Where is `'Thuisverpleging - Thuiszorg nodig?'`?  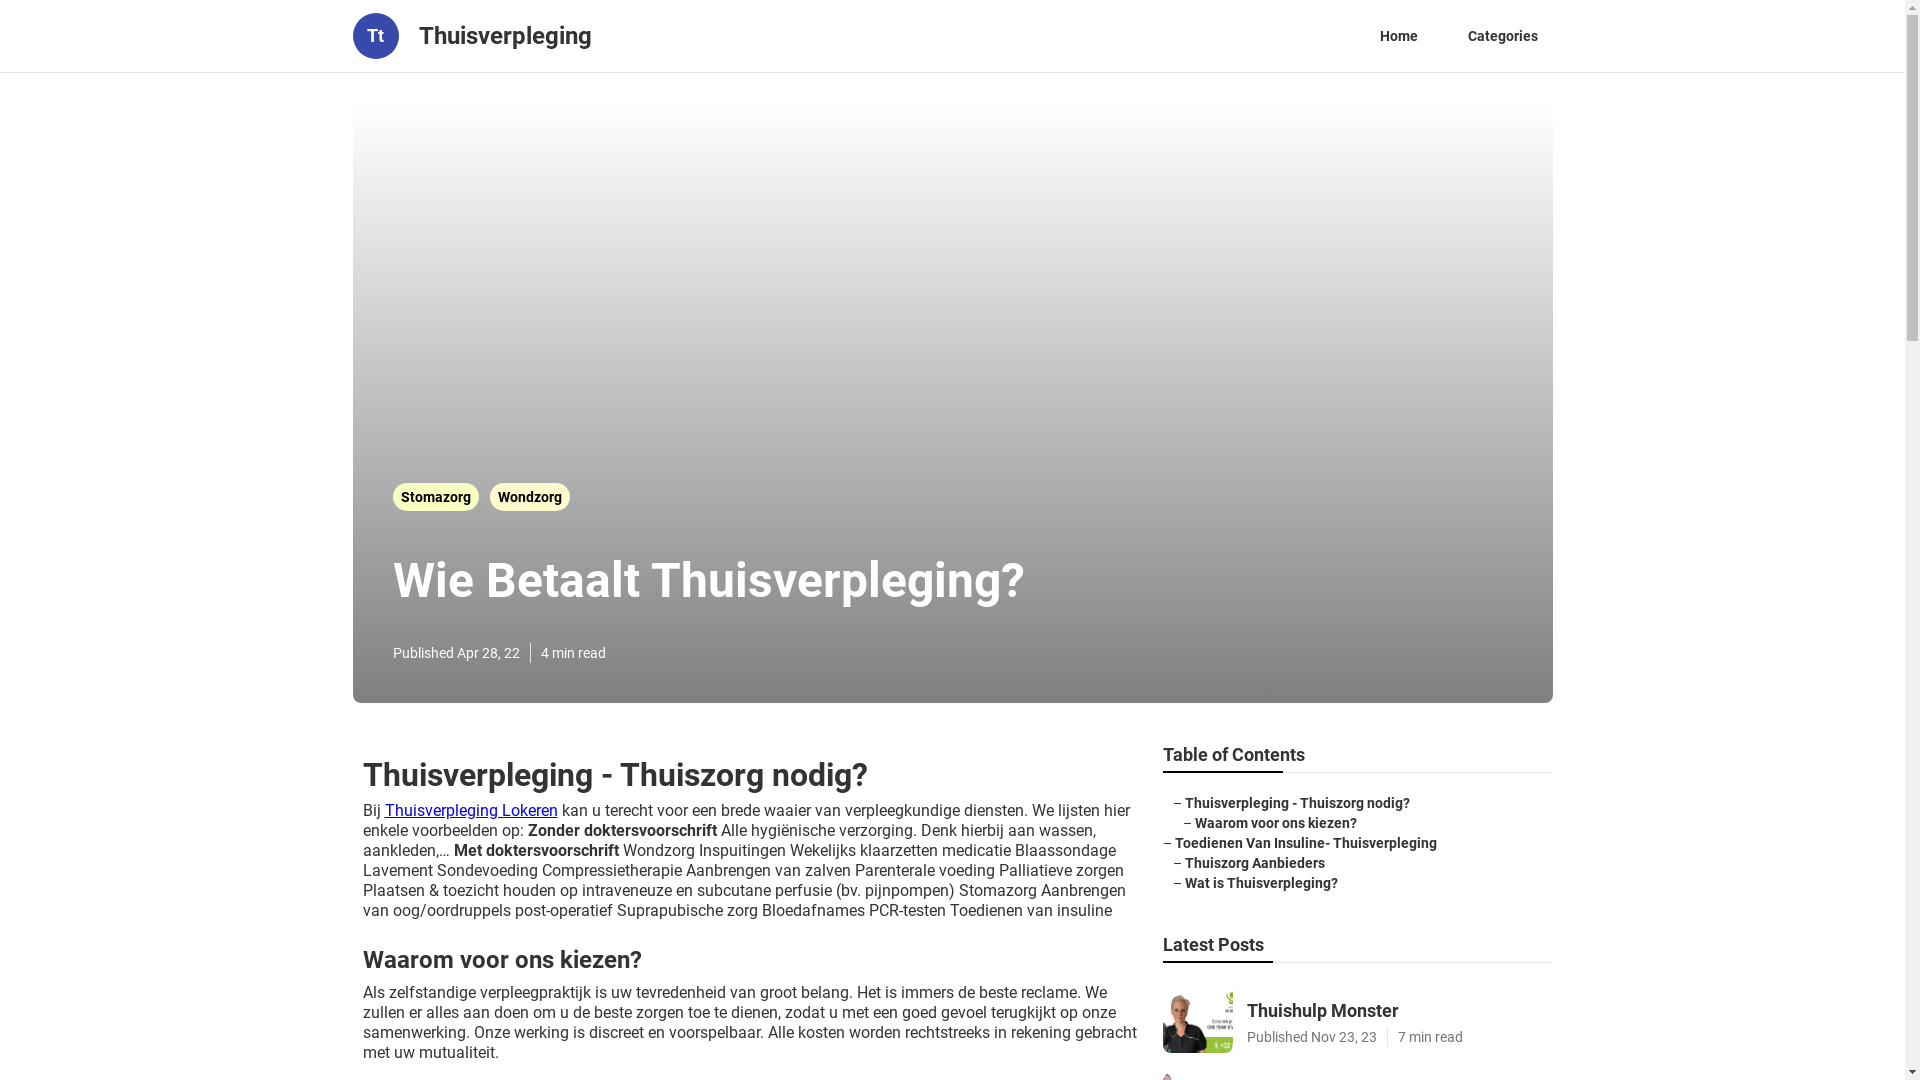
'Thuisverpleging - Thuiszorg nodig?' is located at coordinates (1296, 801).